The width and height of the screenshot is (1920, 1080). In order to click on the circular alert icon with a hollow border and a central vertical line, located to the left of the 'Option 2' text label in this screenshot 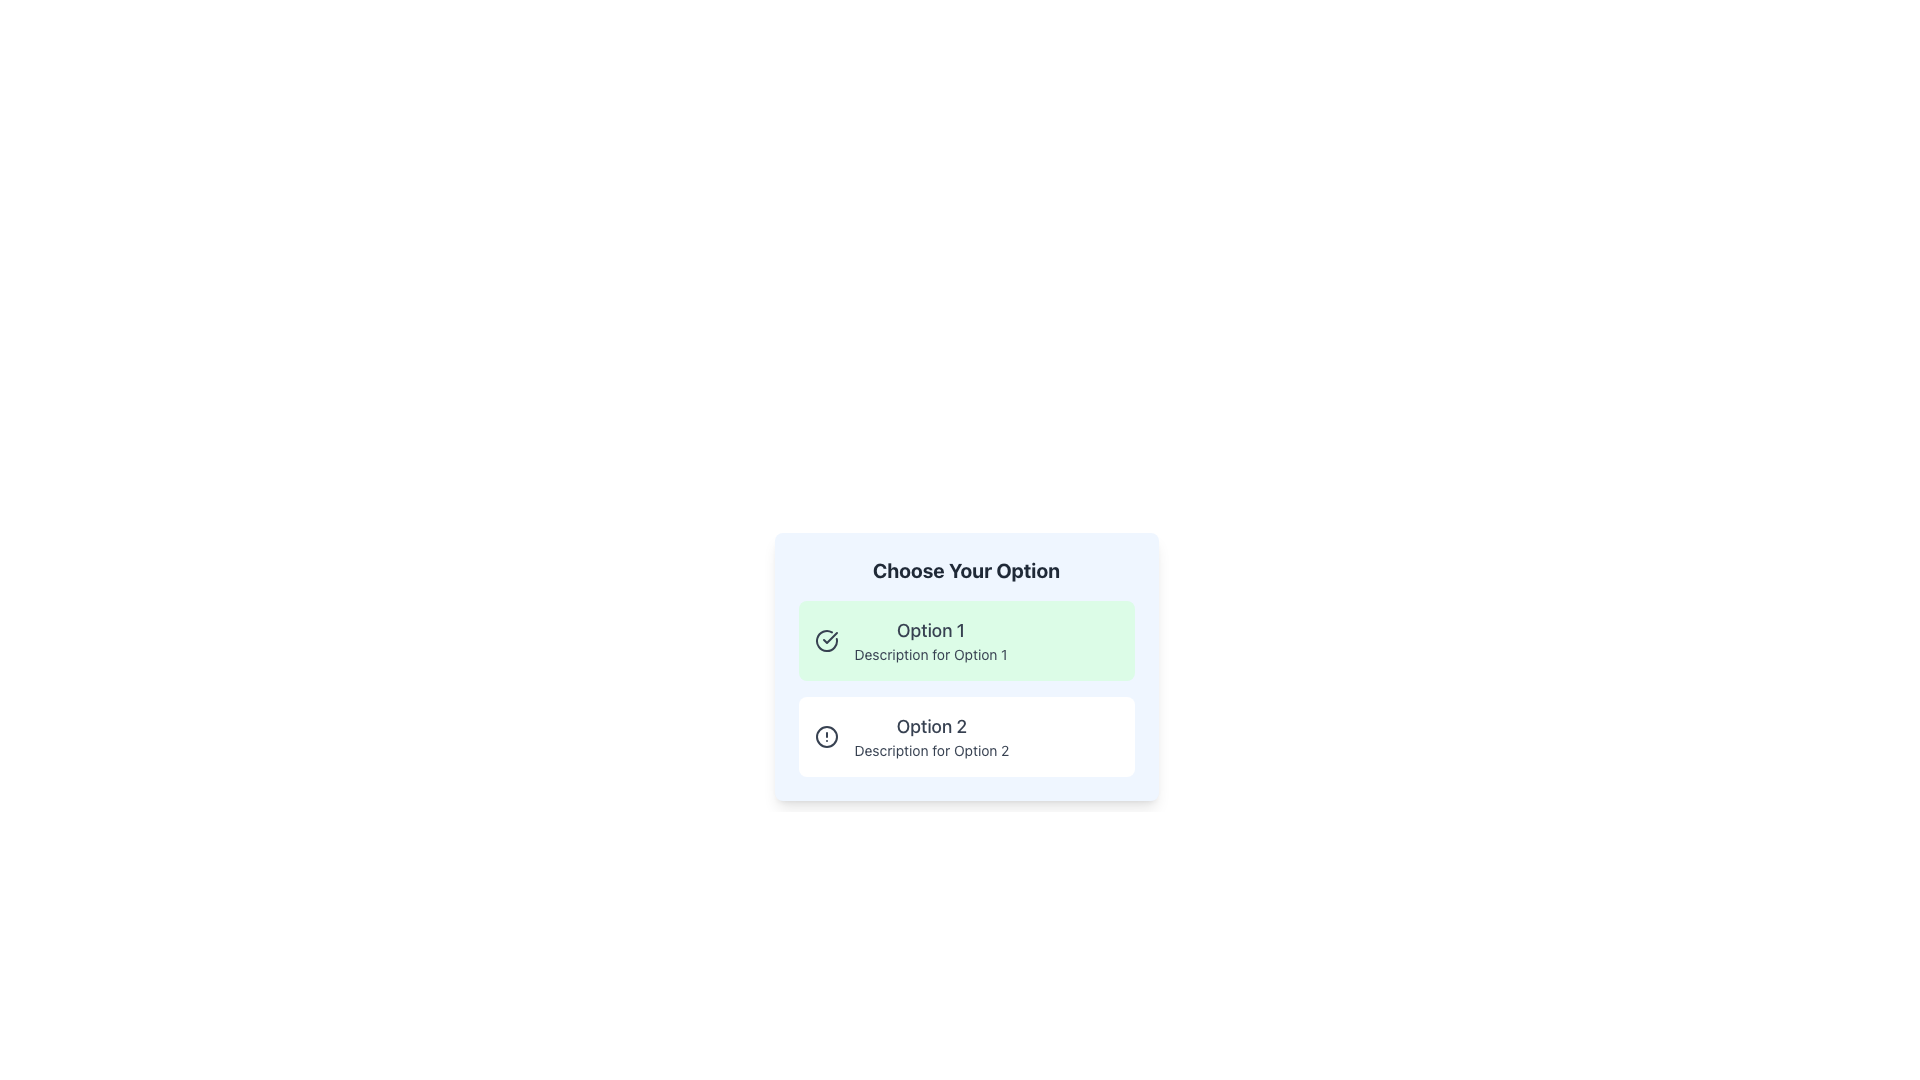, I will do `click(826, 736)`.